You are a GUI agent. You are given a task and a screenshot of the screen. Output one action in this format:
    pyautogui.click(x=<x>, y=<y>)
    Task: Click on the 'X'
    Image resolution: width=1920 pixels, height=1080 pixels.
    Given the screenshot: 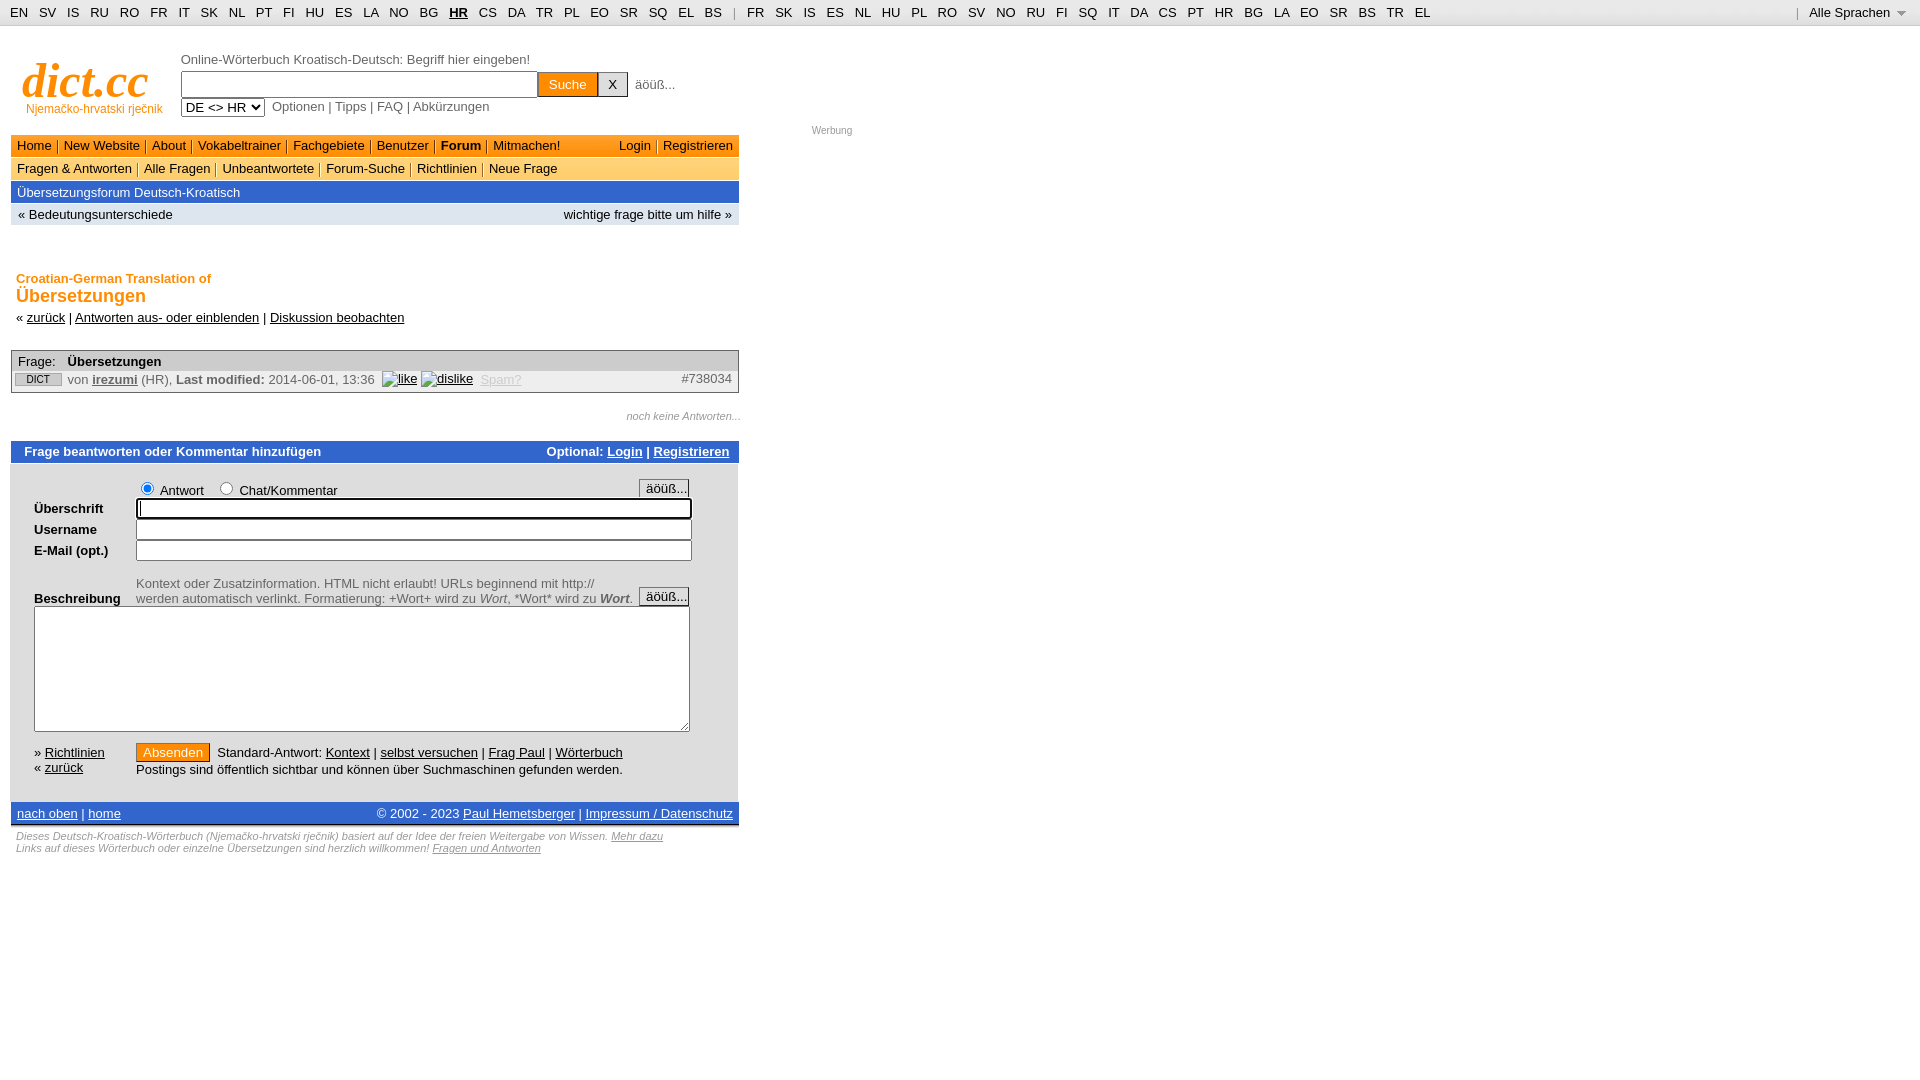 What is the action you would take?
    pyautogui.click(x=612, y=83)
    